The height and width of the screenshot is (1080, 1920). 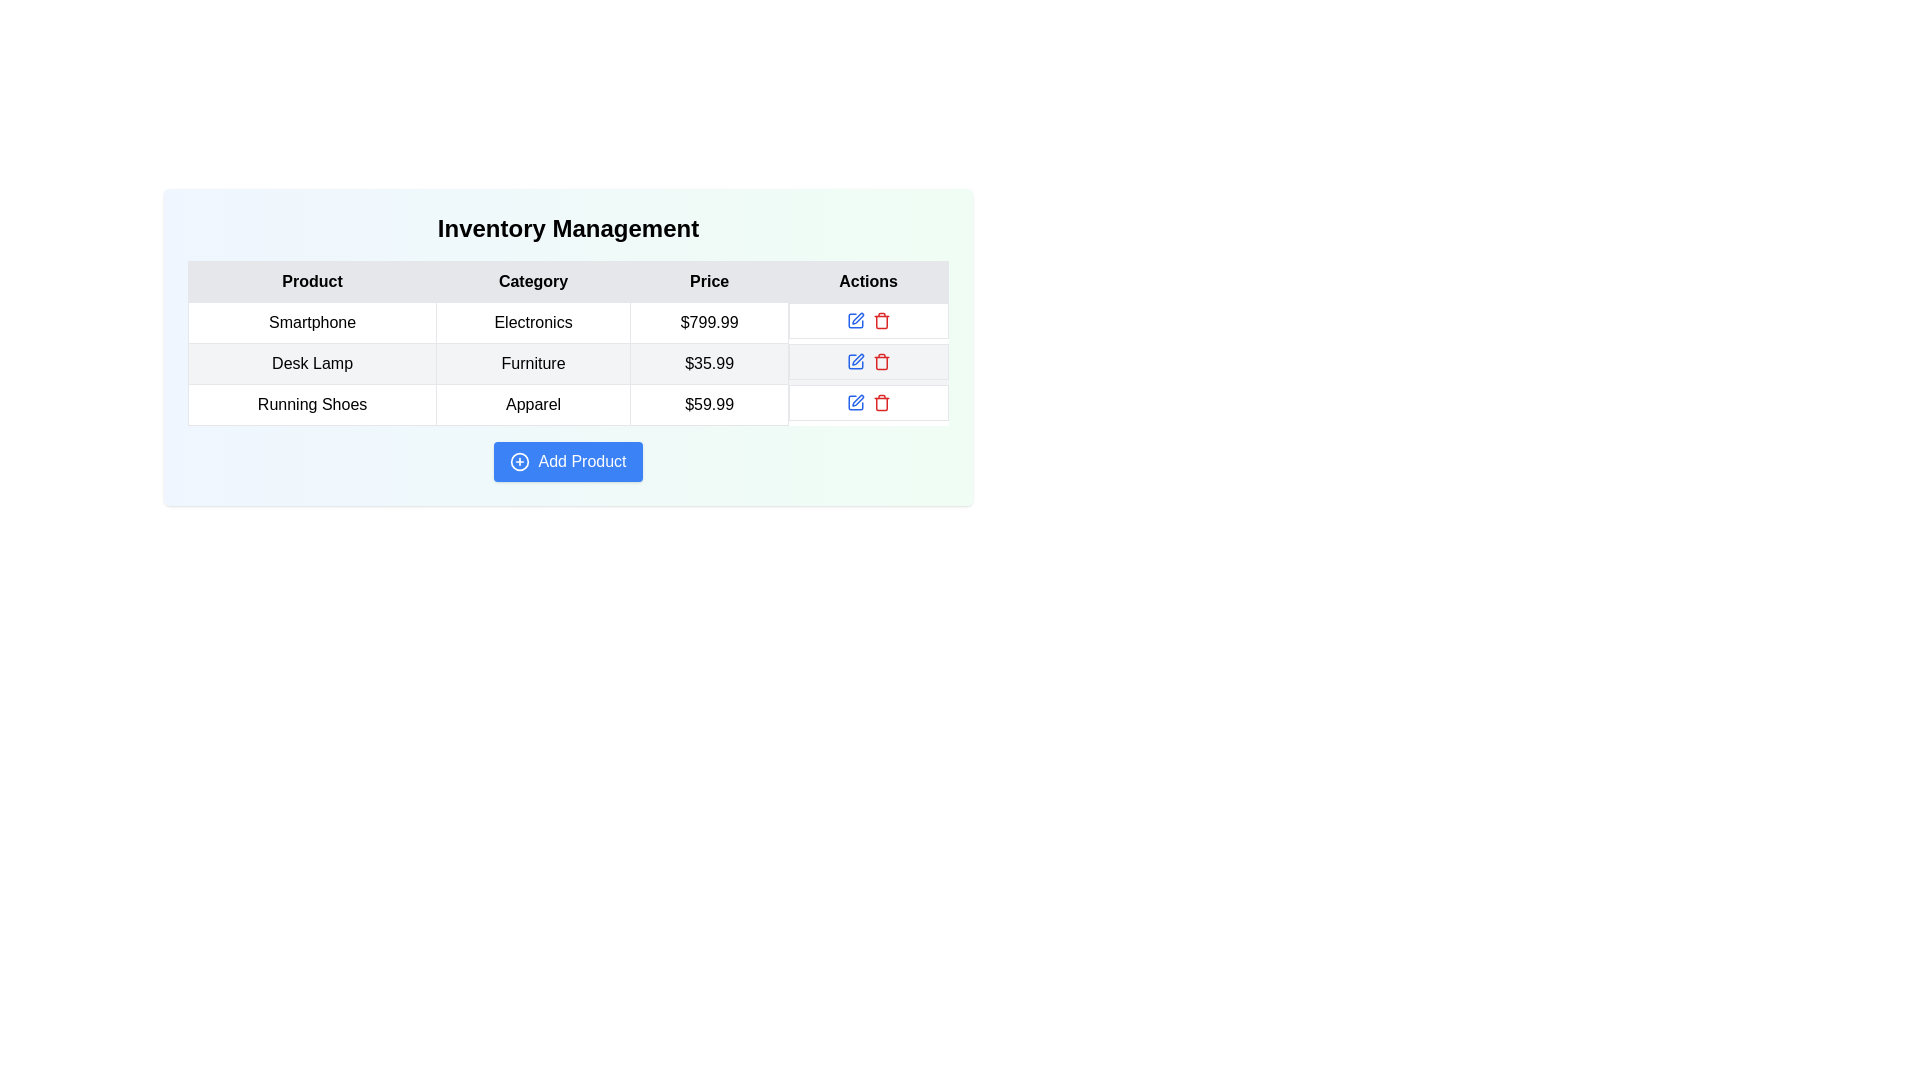 What do you see at coordinates (520, 462) in the screenshot?
I see `the icon on the left side of the 'Add Product' button` at bounding box center [520, 462].